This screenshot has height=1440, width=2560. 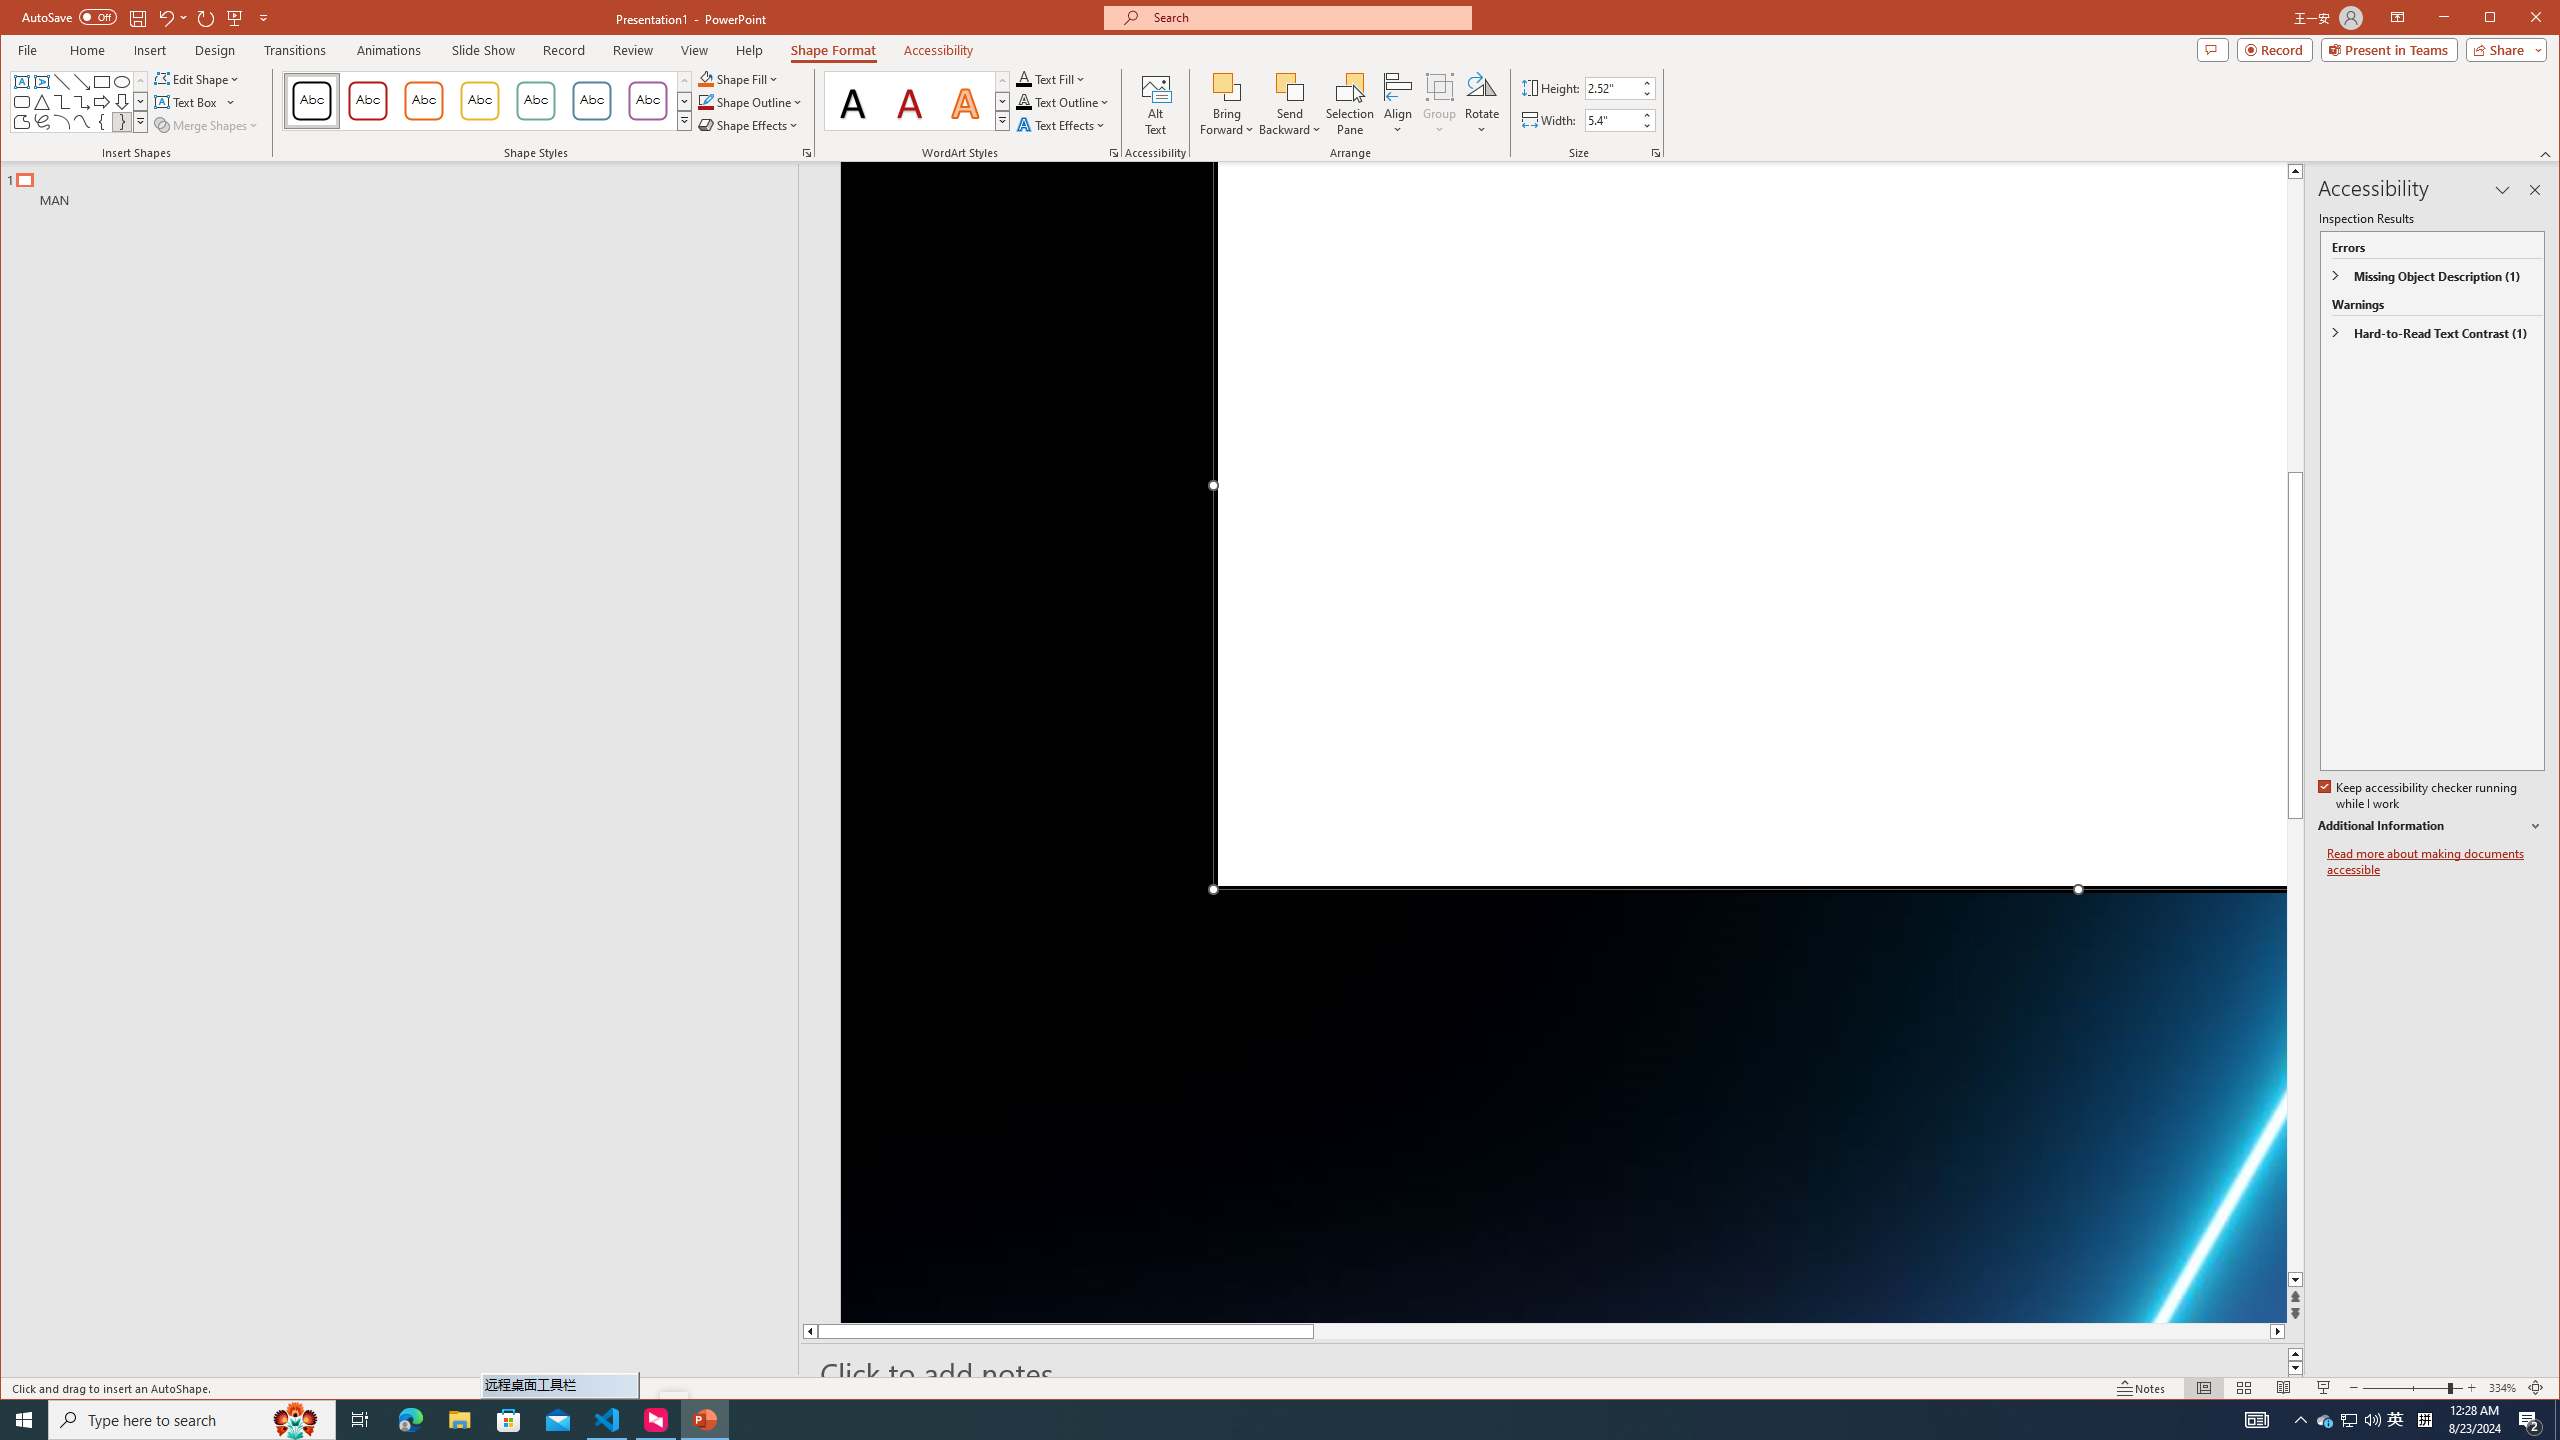 I want to click on 'Rotate', so click(x=1481, y=103).